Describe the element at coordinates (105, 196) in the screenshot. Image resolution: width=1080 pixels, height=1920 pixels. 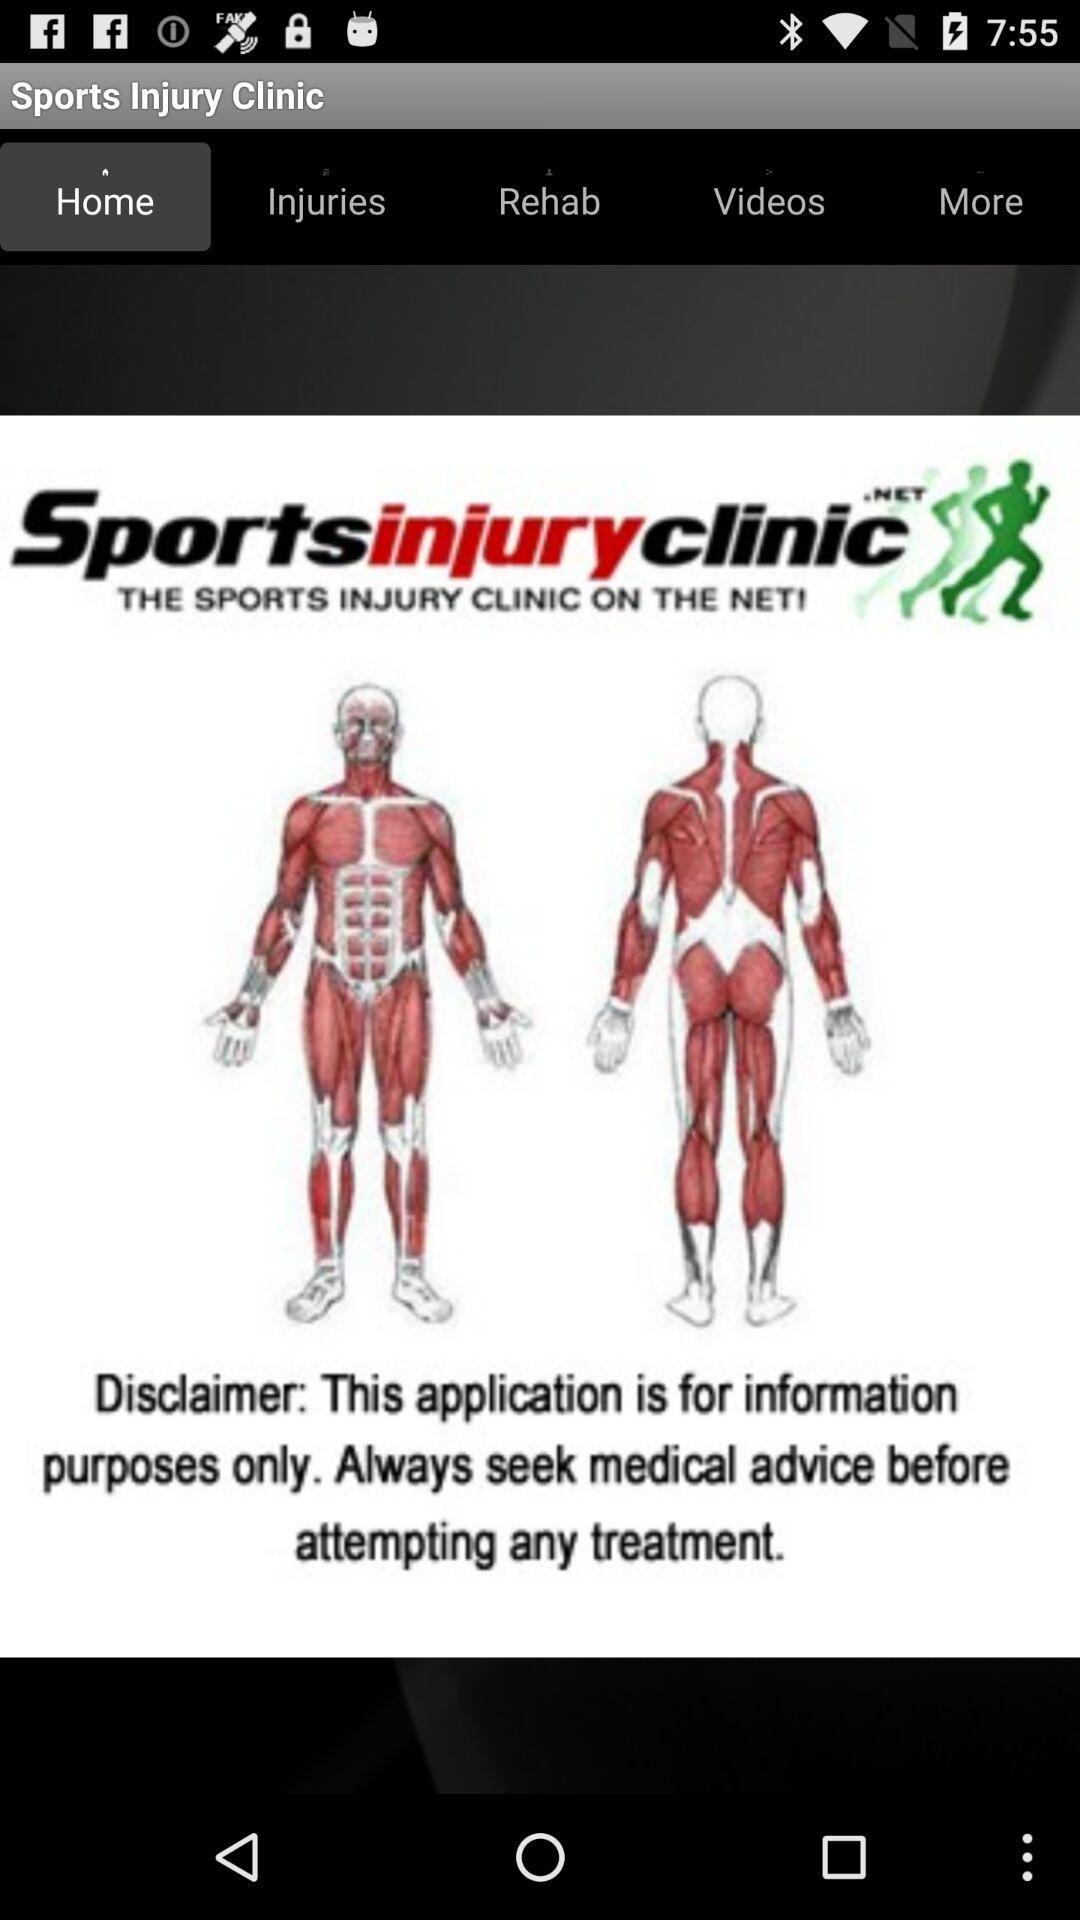
I see `home button` at that location.